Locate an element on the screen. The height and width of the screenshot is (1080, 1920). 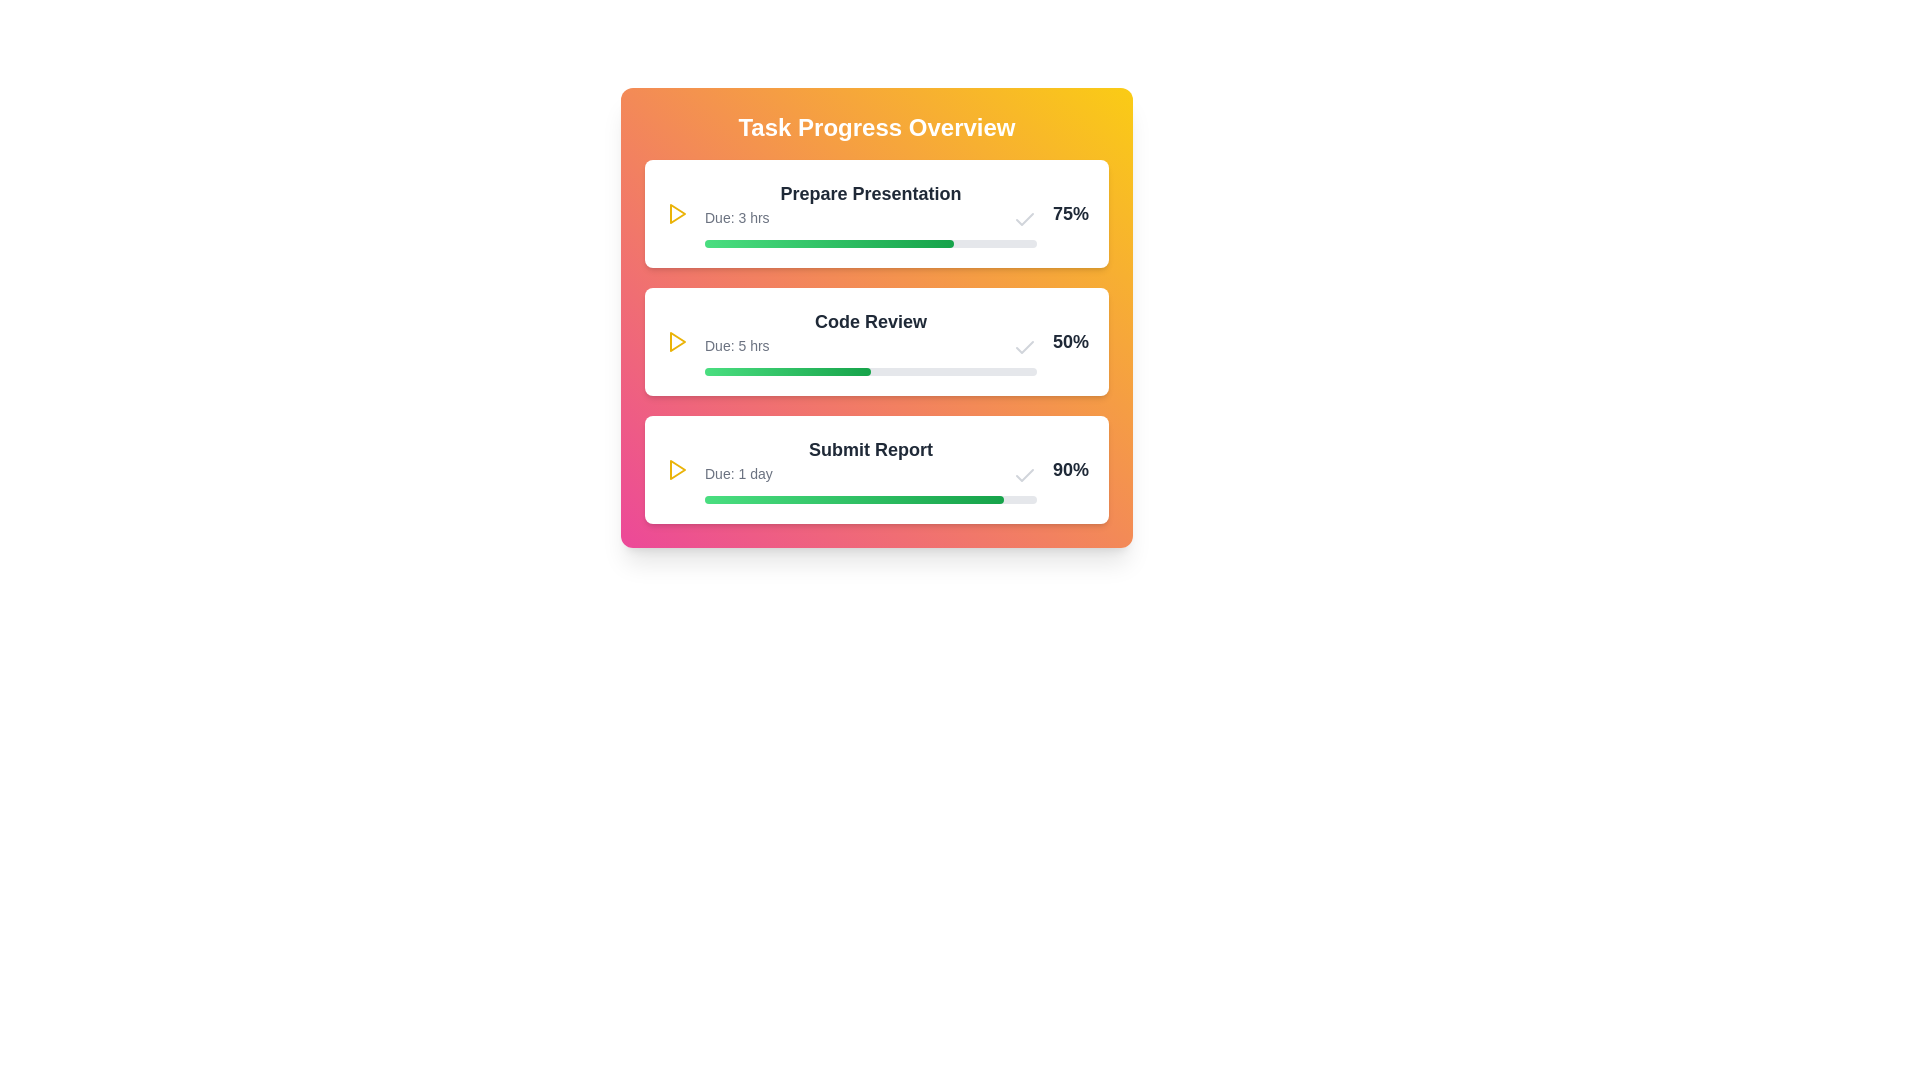
the Task Progress Summary Block for 'Code Review' is located at coordinates (870, 341).